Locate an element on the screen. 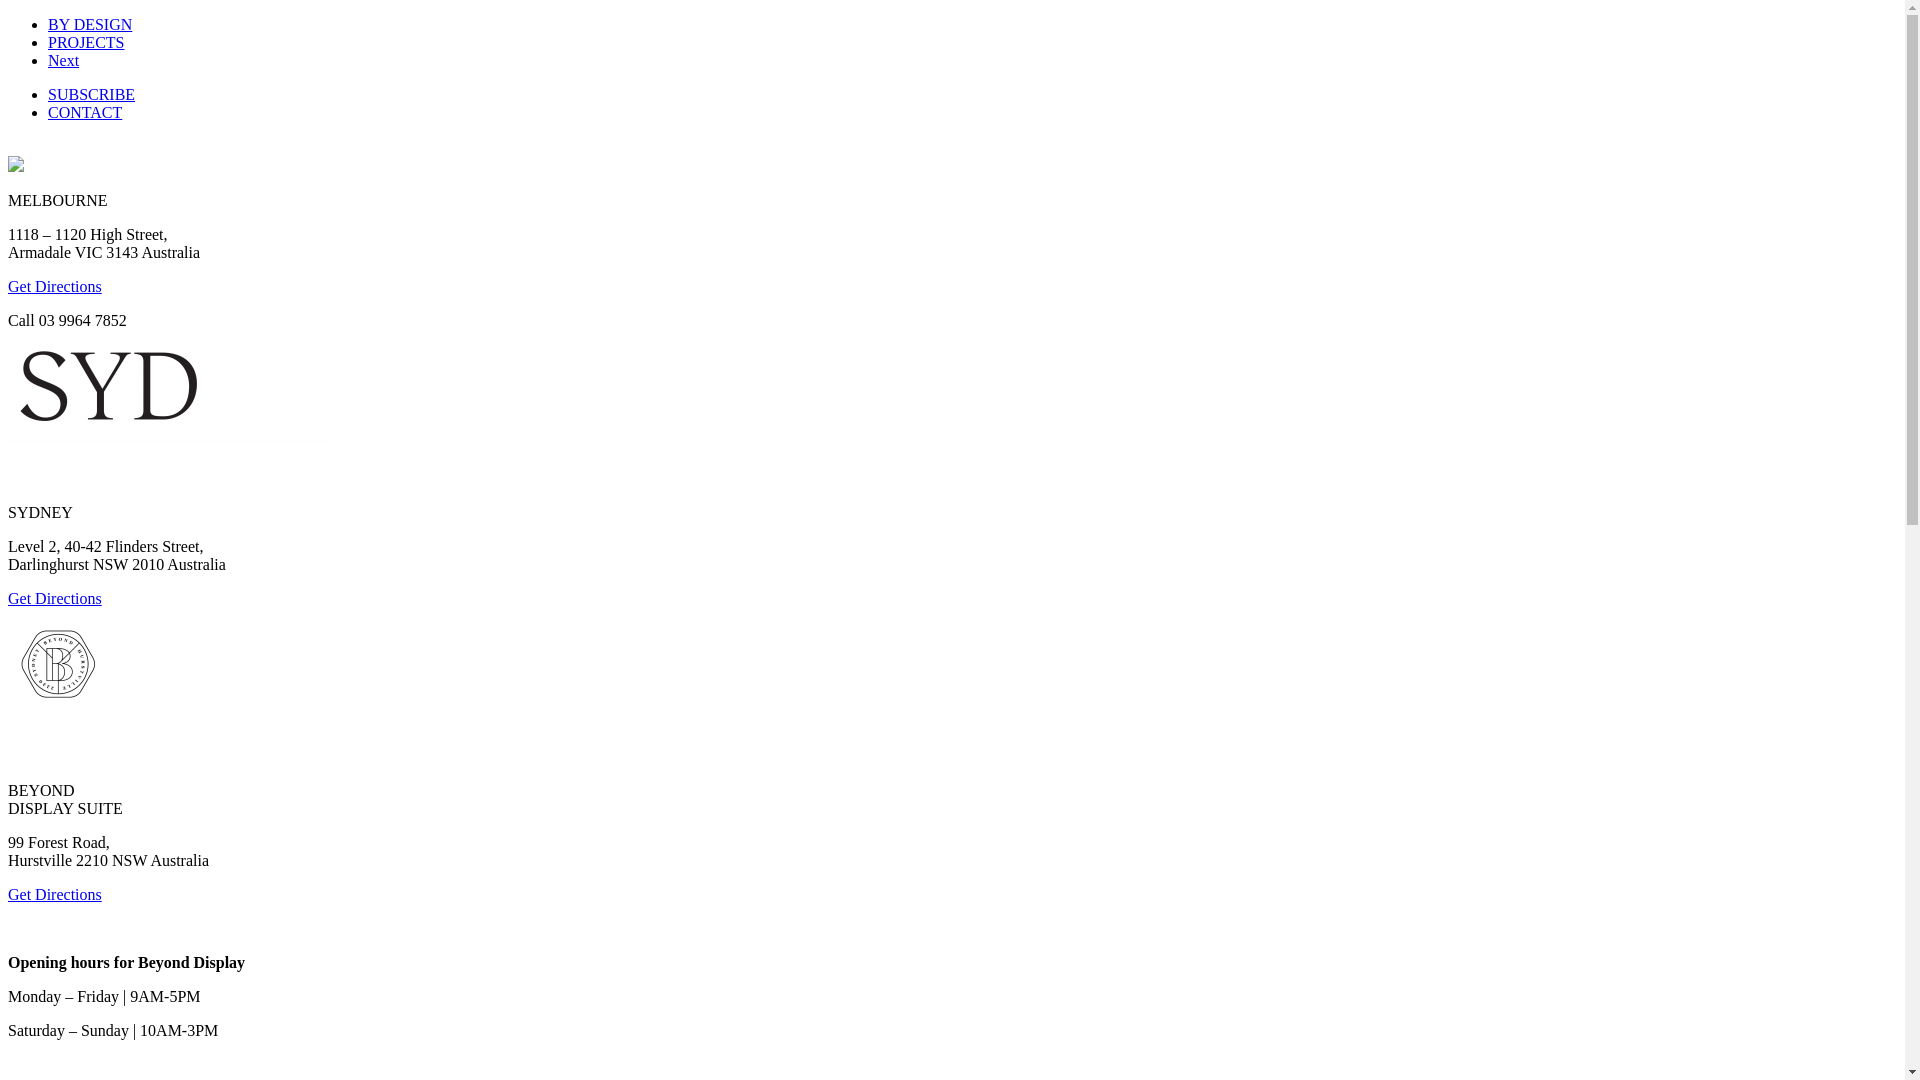 The image size is (1920, 1080). 'Get Directions' is located at coordinates (54, 286).